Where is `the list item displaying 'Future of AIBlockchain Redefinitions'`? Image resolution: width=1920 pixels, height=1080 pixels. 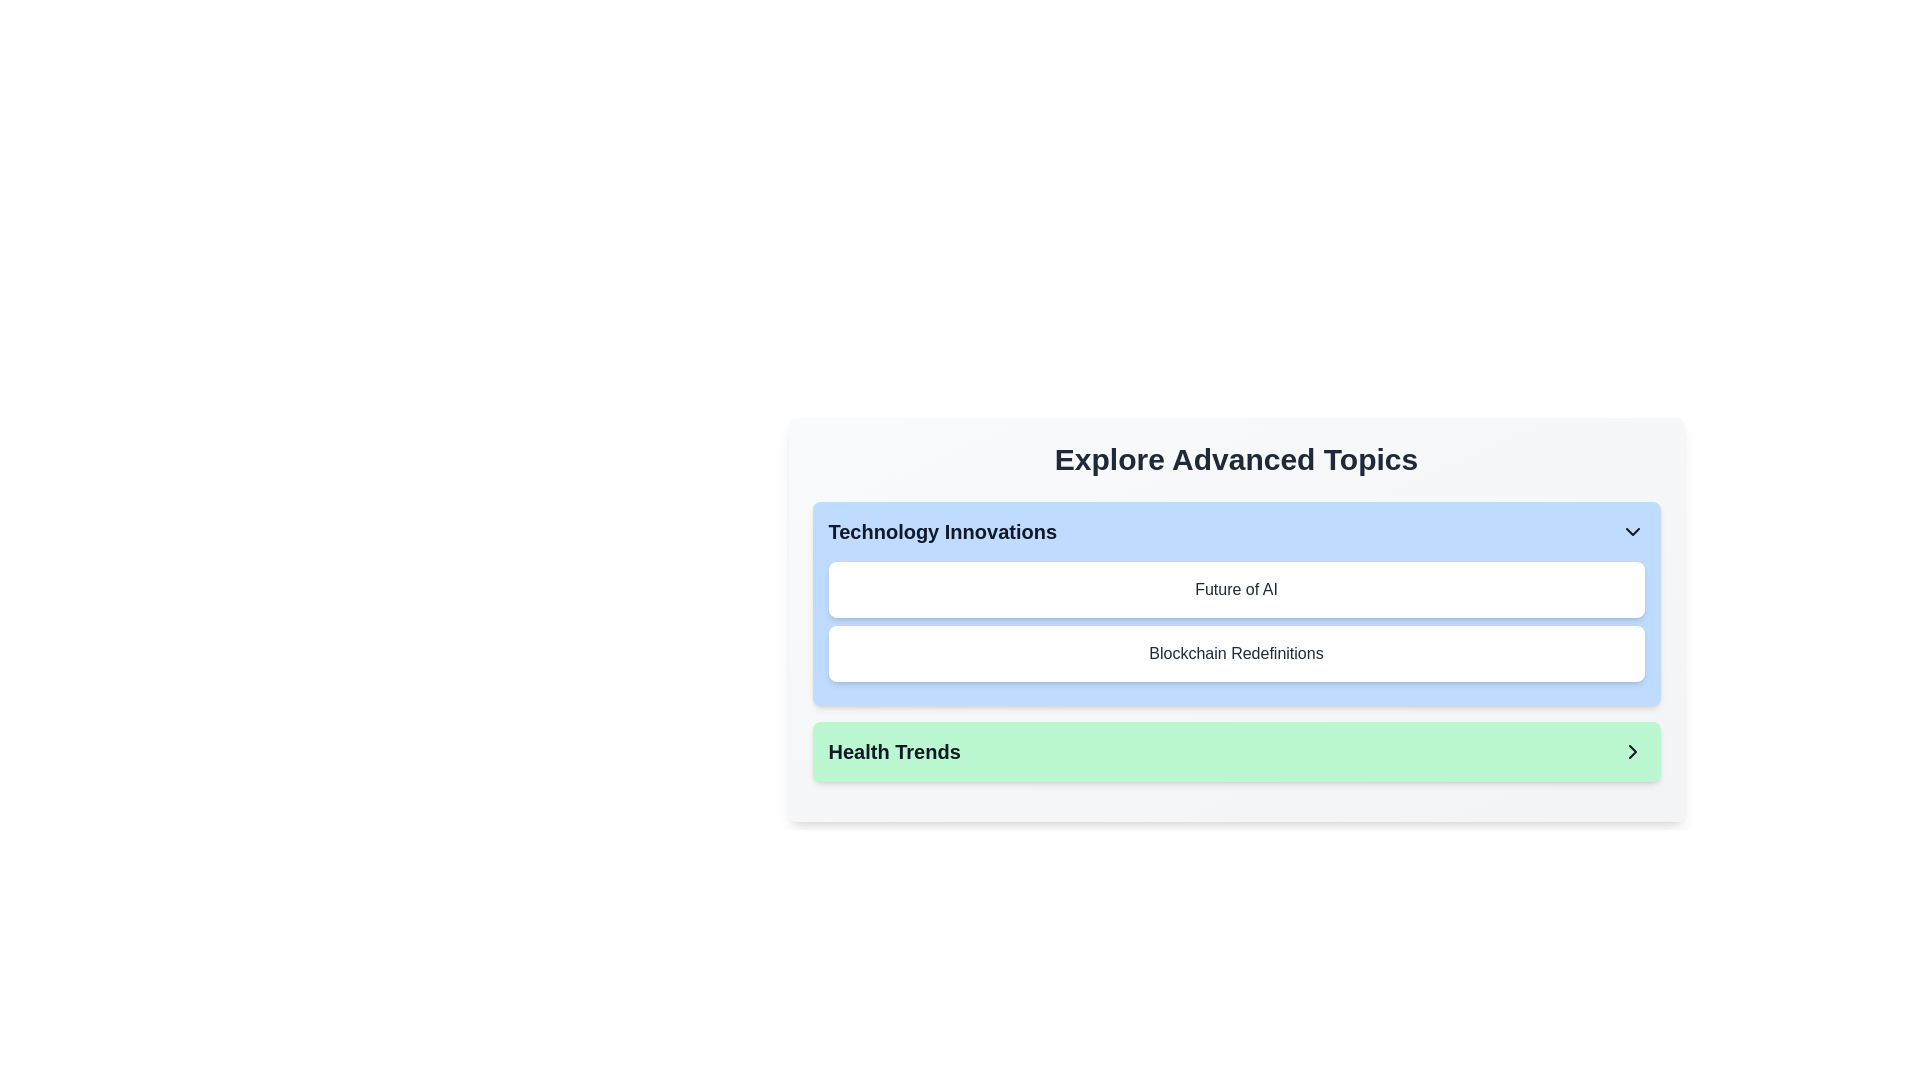
the list item displaying 'Future of AIBlockchain Redefinitions' is located at coordinates (1235, 620).